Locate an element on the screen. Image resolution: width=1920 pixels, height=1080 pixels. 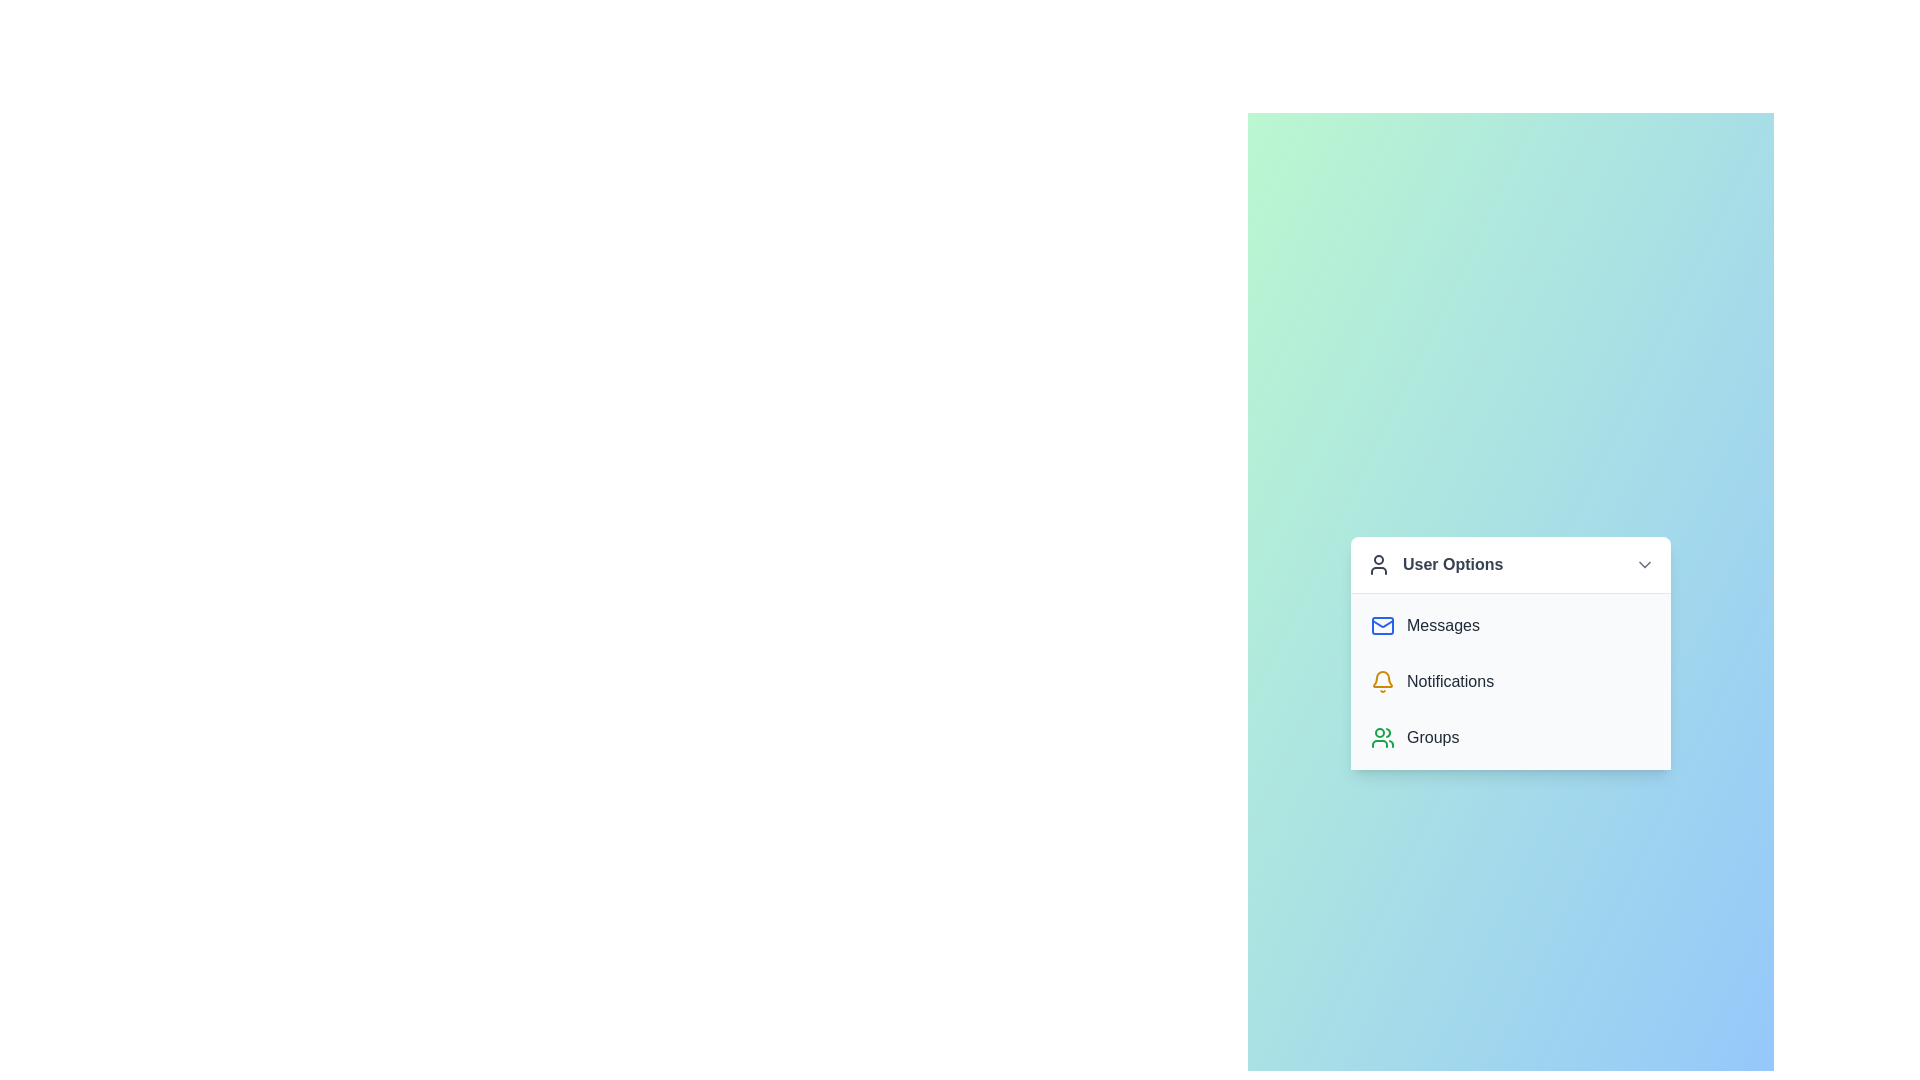
the 'Messages' text label, which is styled in gray and located under the envelope icon in the user options panel is located at coordinates (1443, 624).